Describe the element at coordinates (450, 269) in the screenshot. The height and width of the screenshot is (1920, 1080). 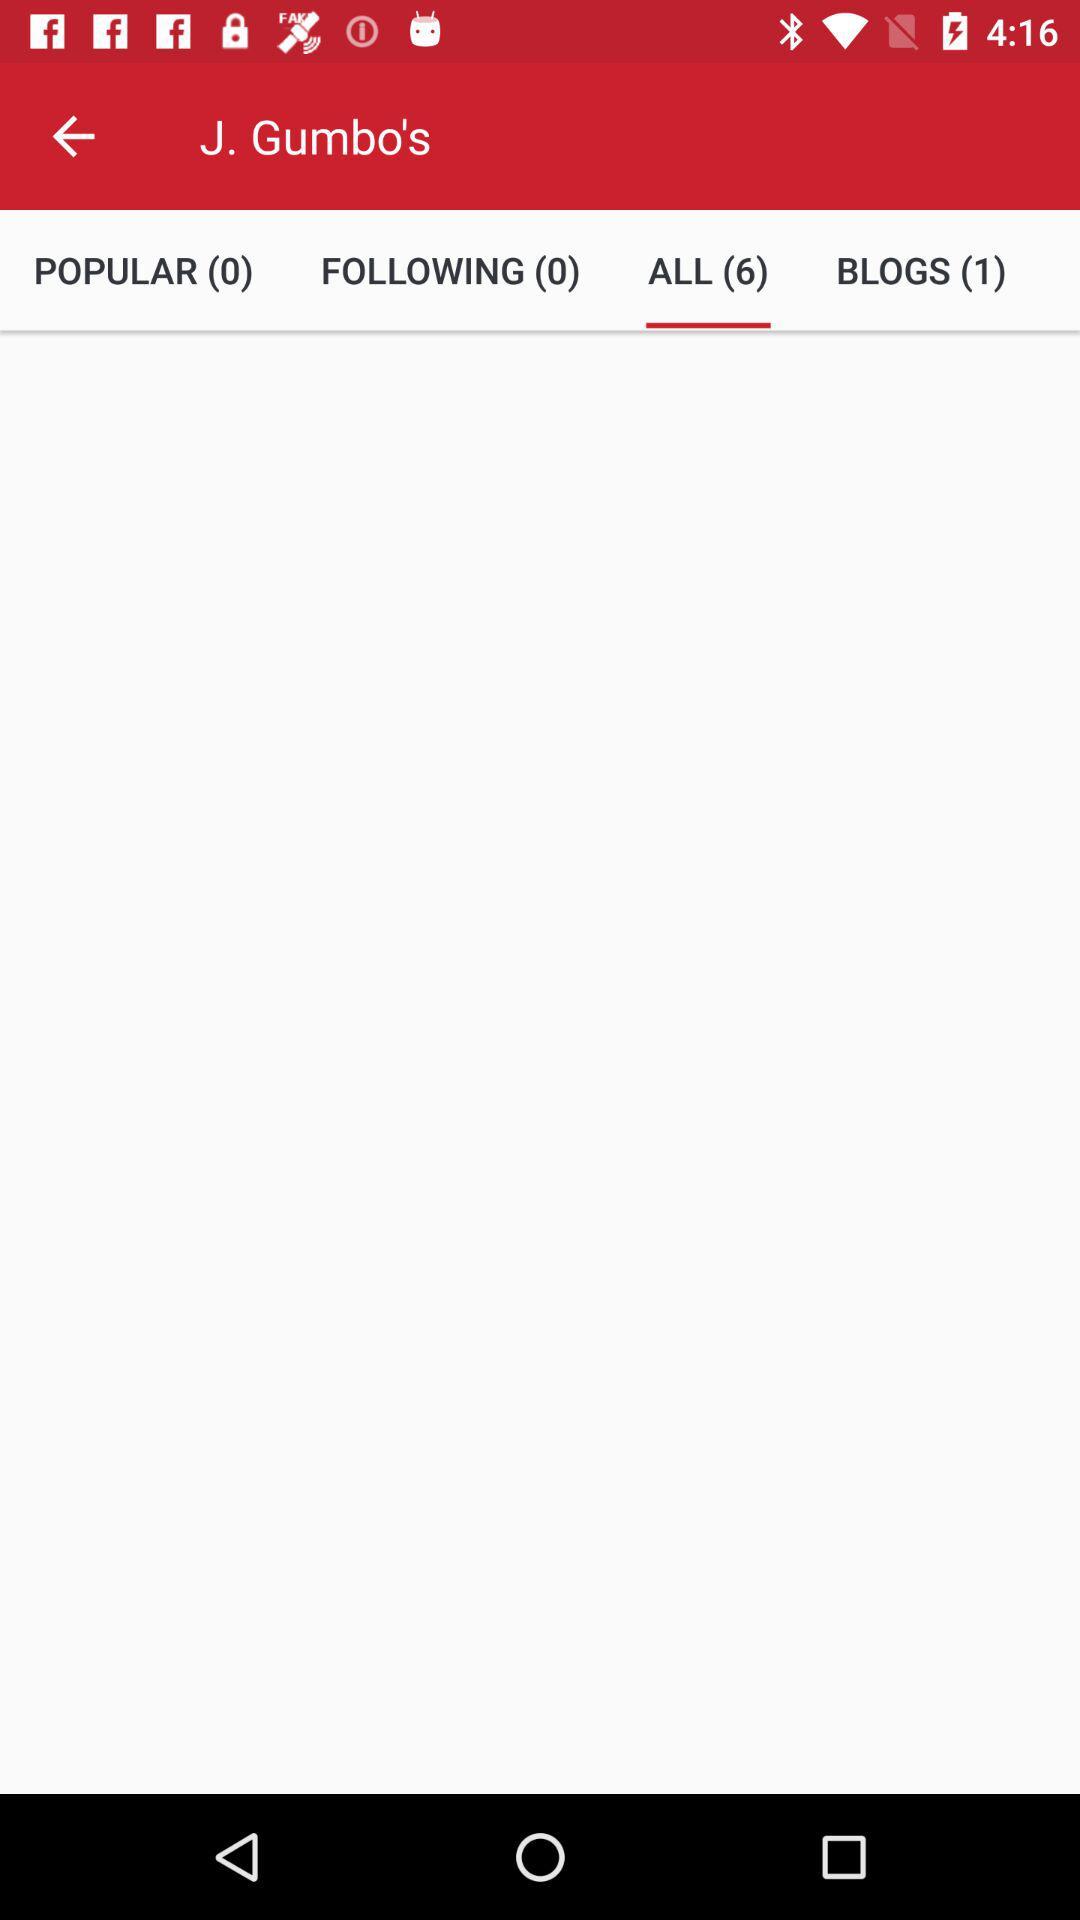
I see `item below the j. gumbo's item` at that location.